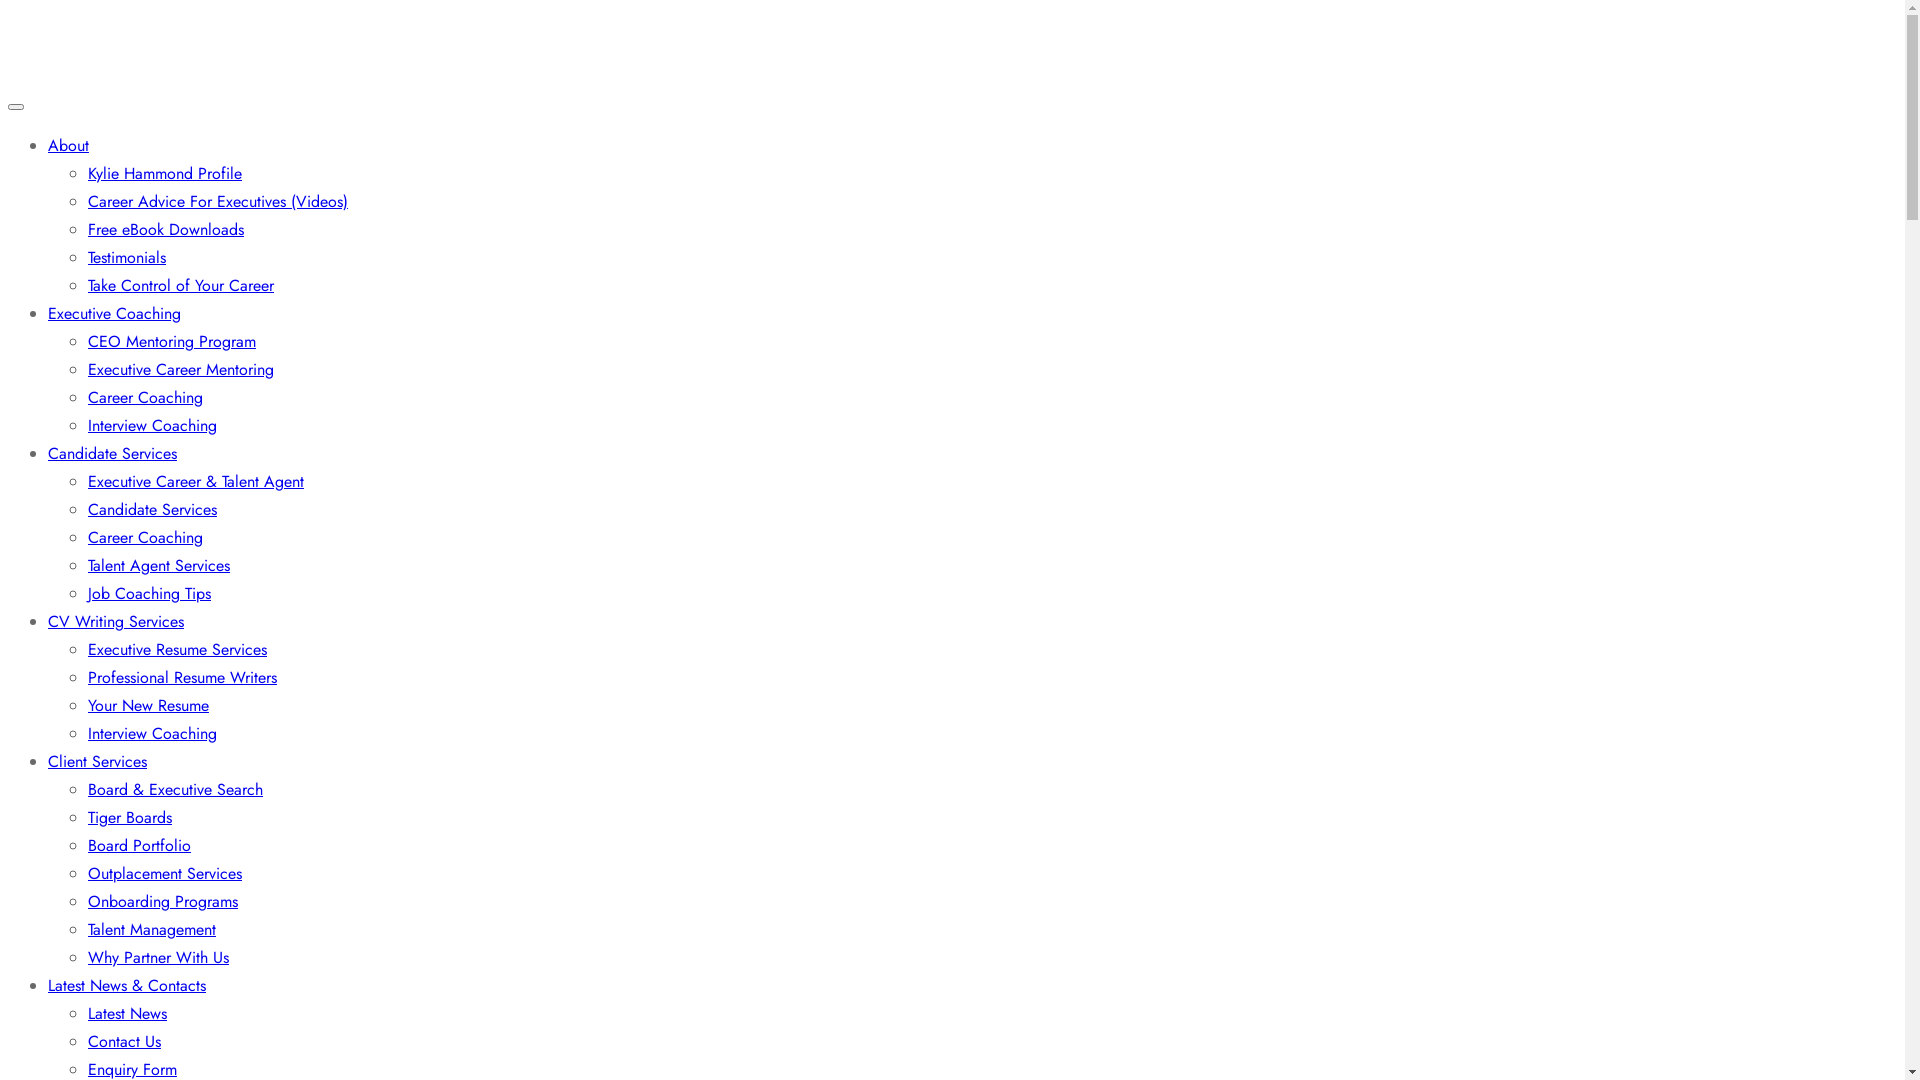 The image size is (1920, 1080). Describe the element at coordinates (125, 984) in the screenshot. I see `'Latest News & Contacts'` at that location.